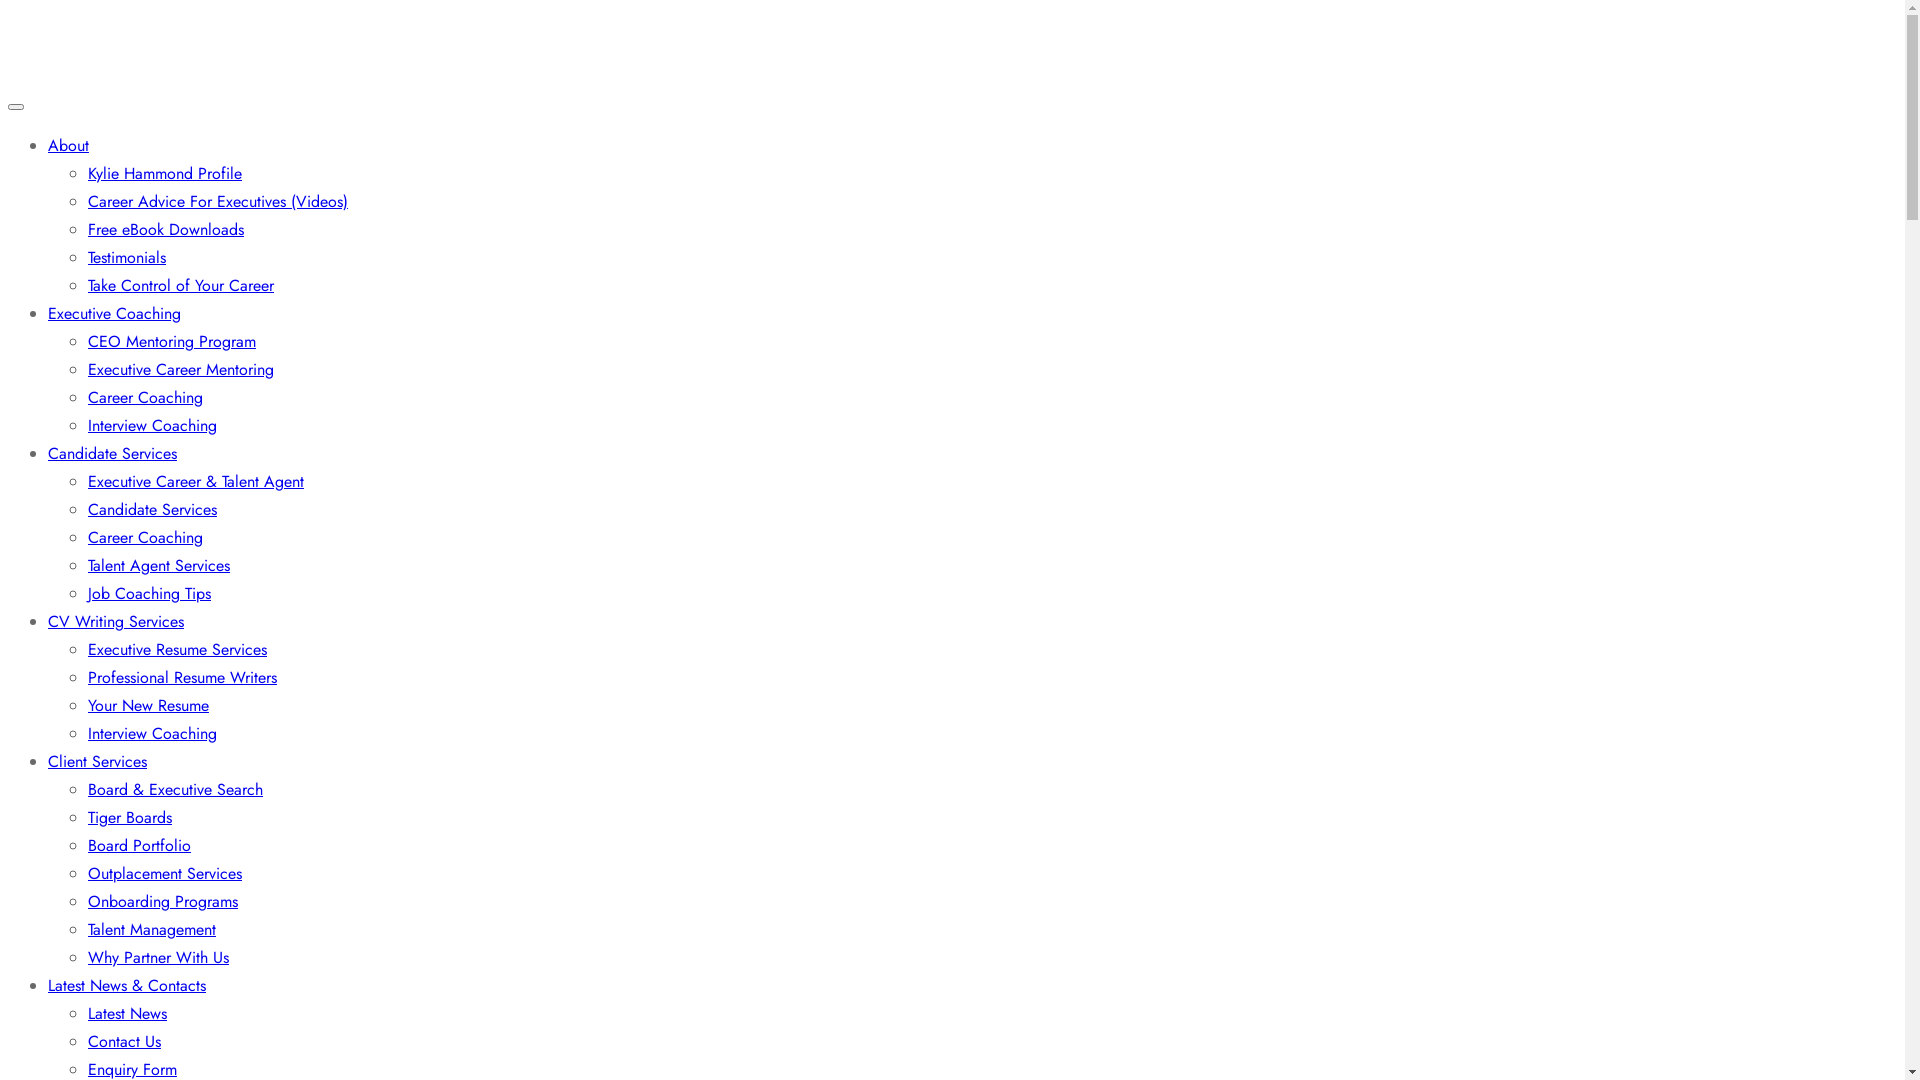 The image size is (1920, 1080). Describe the element at coordinates (125, 984) in the screenshot. I see `'Latest News & Contacts'` at that location.